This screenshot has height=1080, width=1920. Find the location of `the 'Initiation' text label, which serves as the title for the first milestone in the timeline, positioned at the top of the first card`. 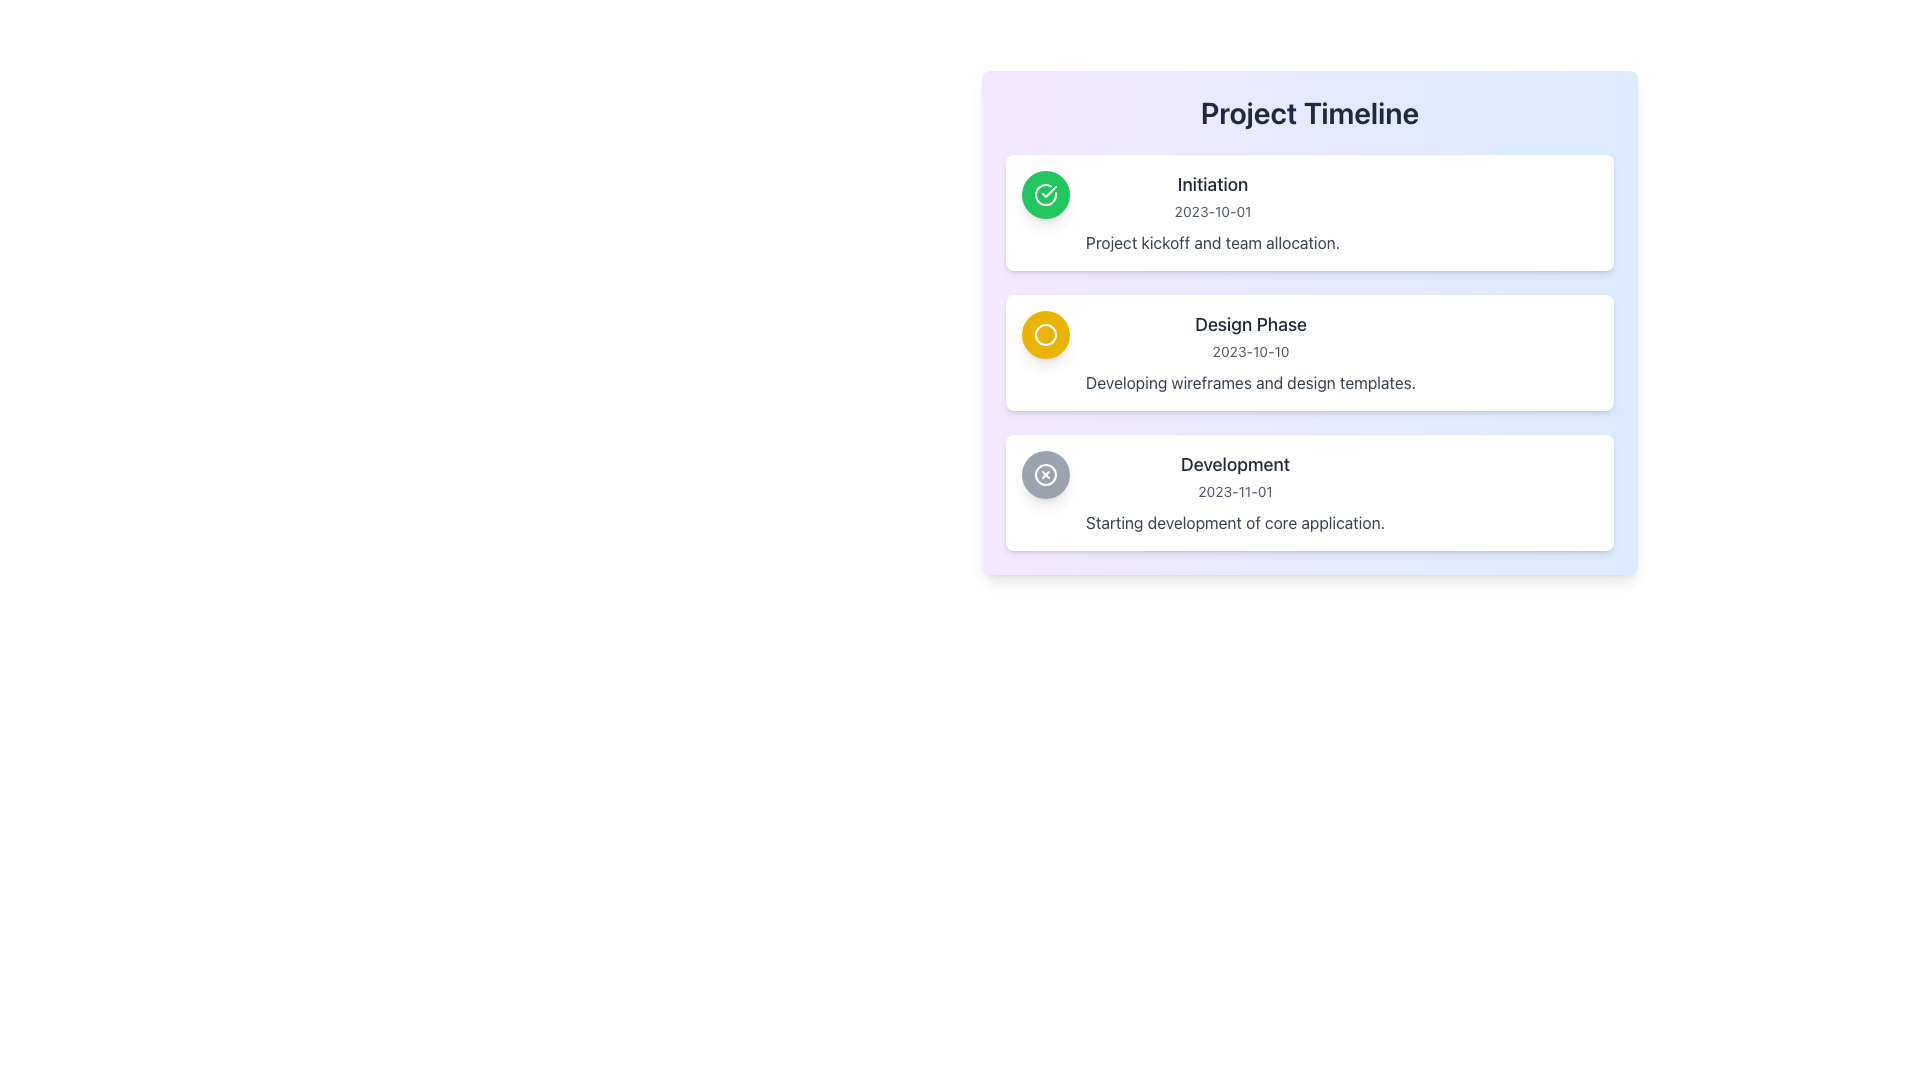

the 'Initiation' text label, which serves as the title for the first milestone in the timeline, positioned at the top of the first card is located at coordinates (1212, 185).